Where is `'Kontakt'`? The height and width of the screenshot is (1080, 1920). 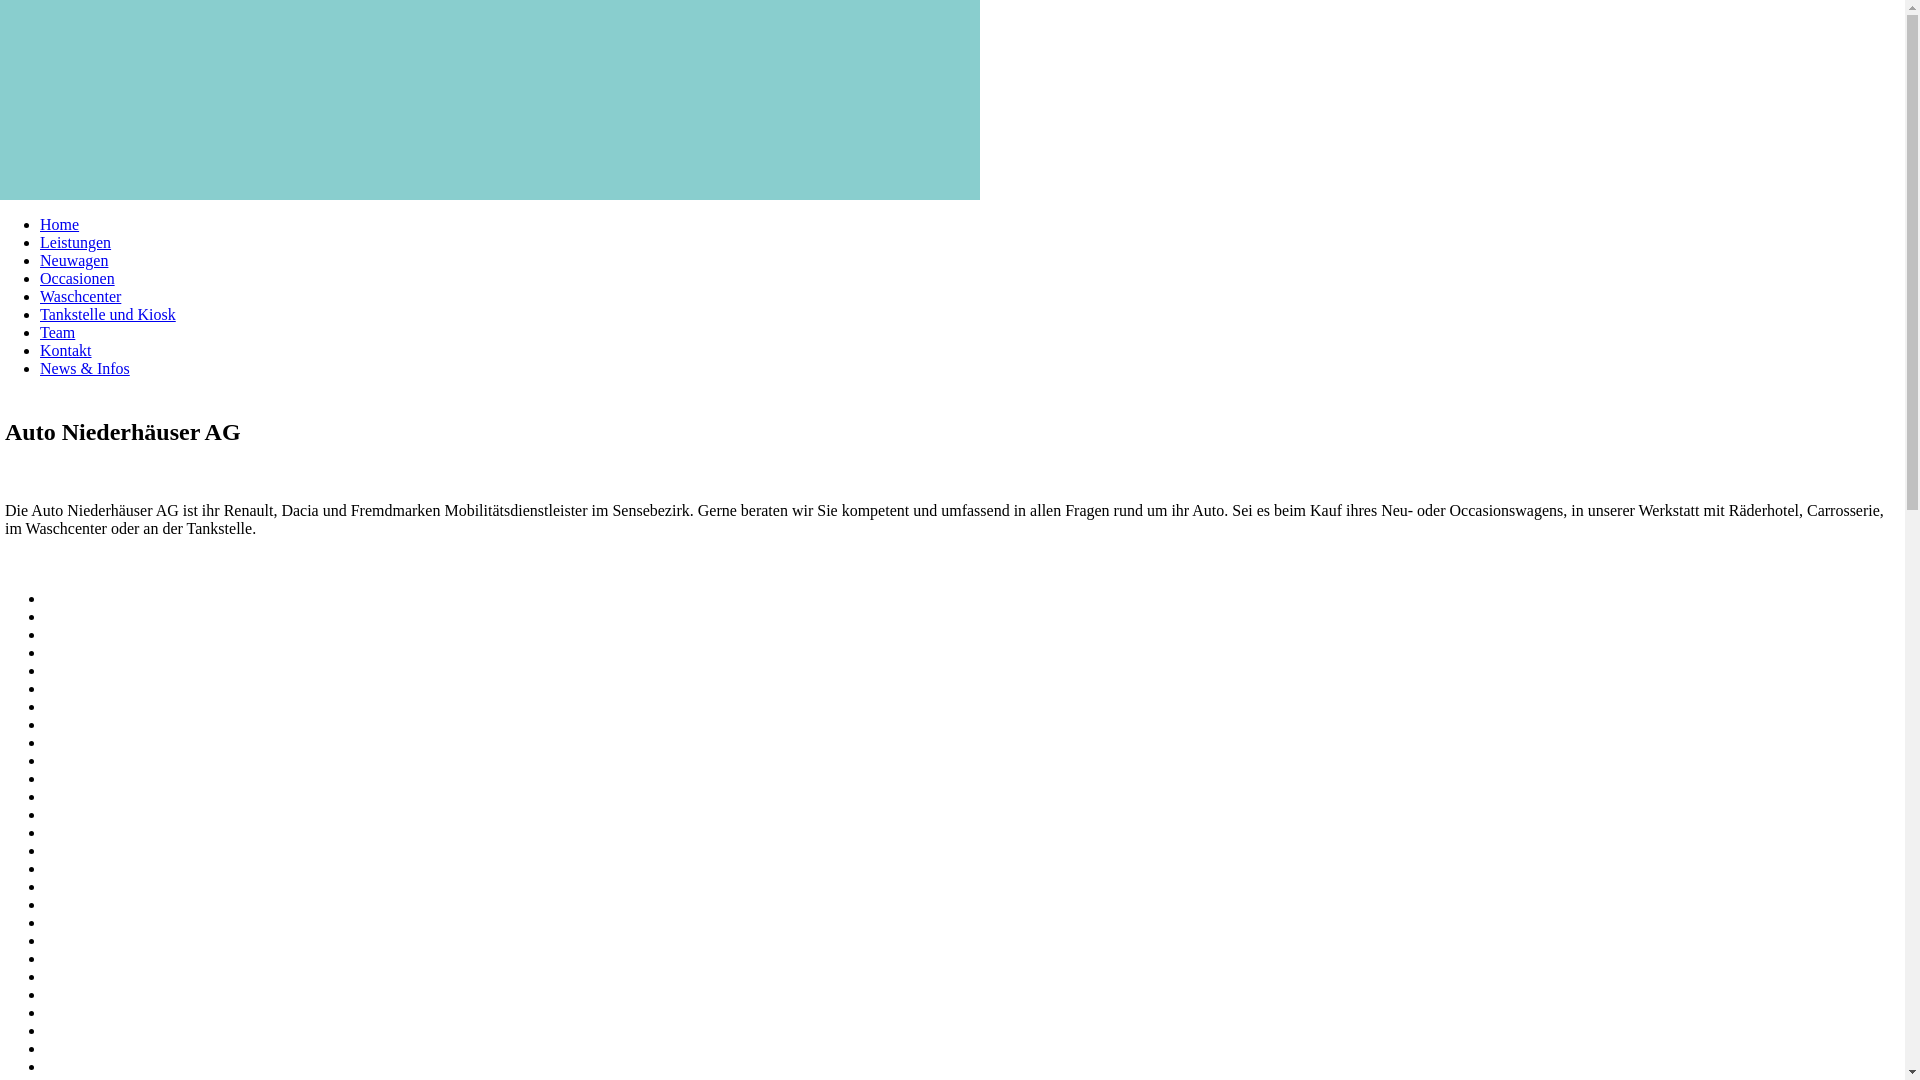
'Kontakt' is located at coordinates (66, 349).